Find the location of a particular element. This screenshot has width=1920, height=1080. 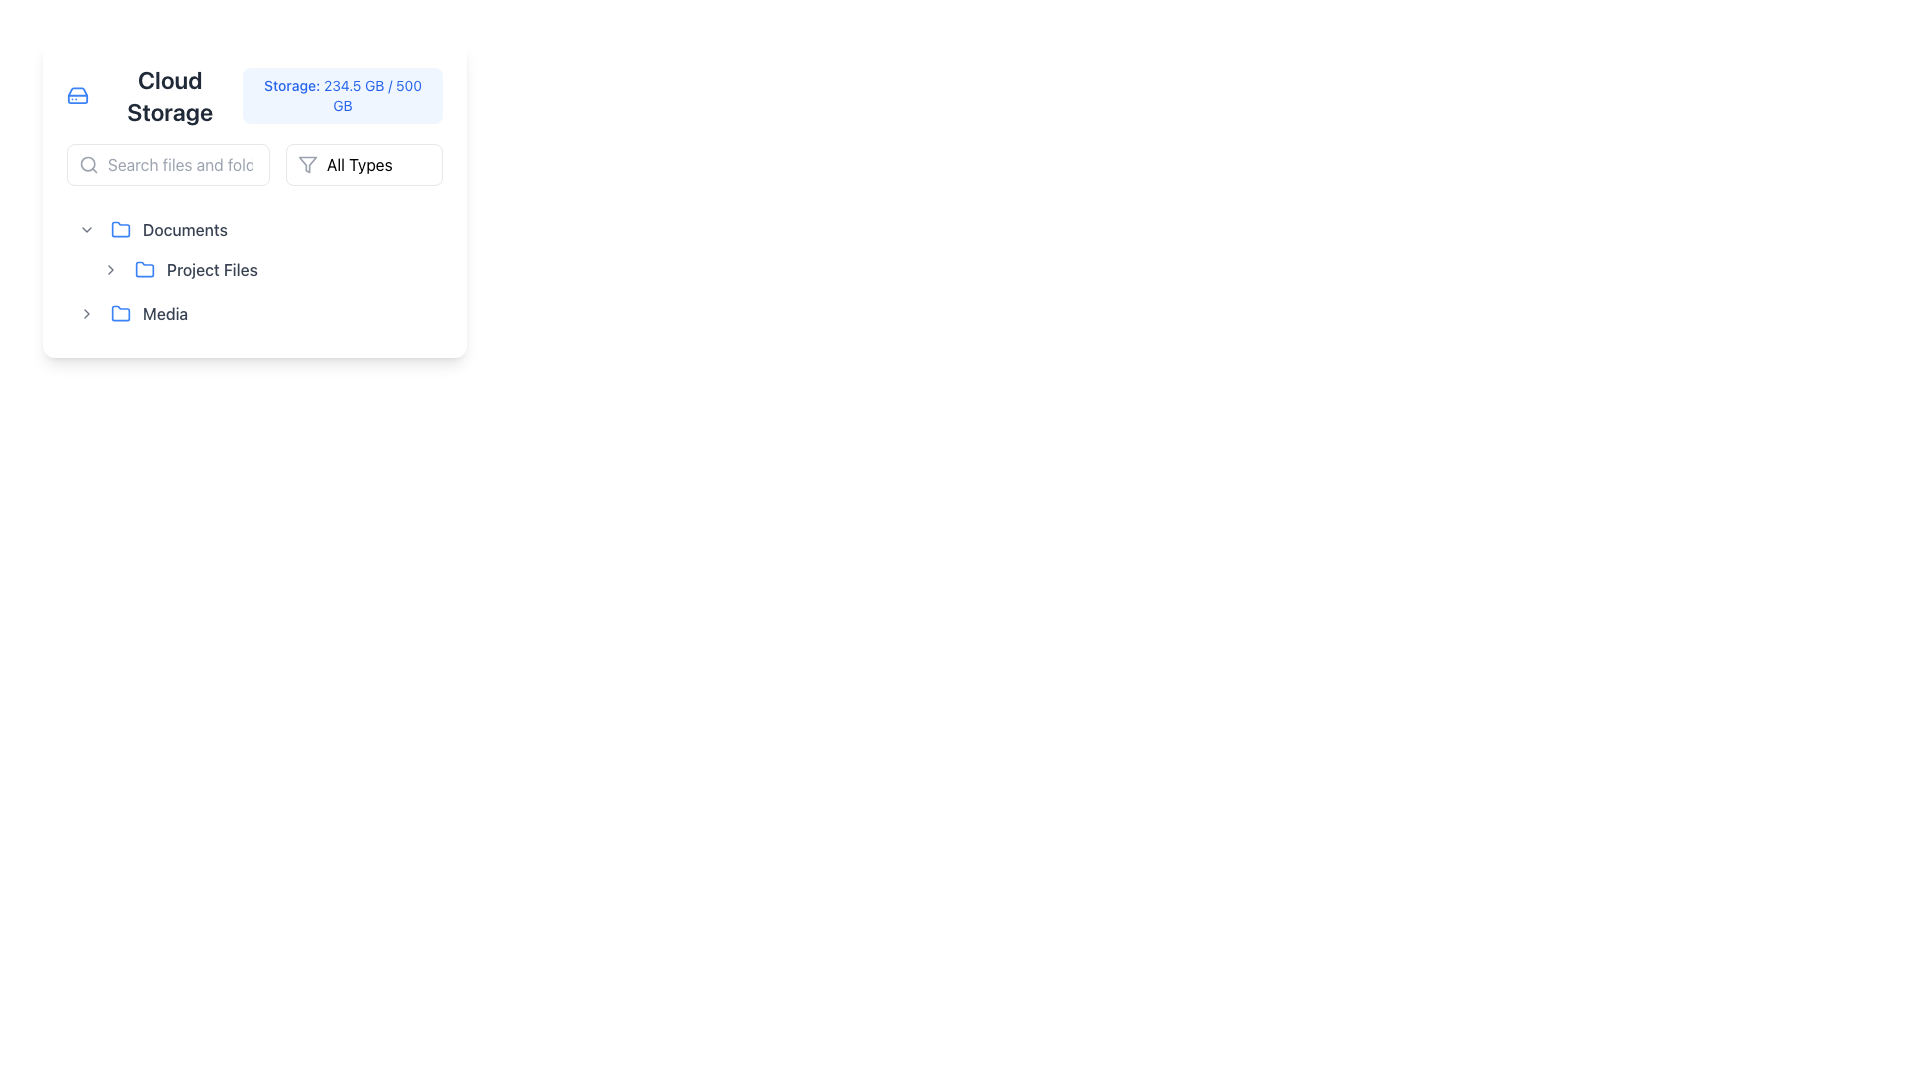

the static text display element that shows storage usage information, located near the top-left of the interface, next to the label 'Storage:' is located at coordinates (373, 95).